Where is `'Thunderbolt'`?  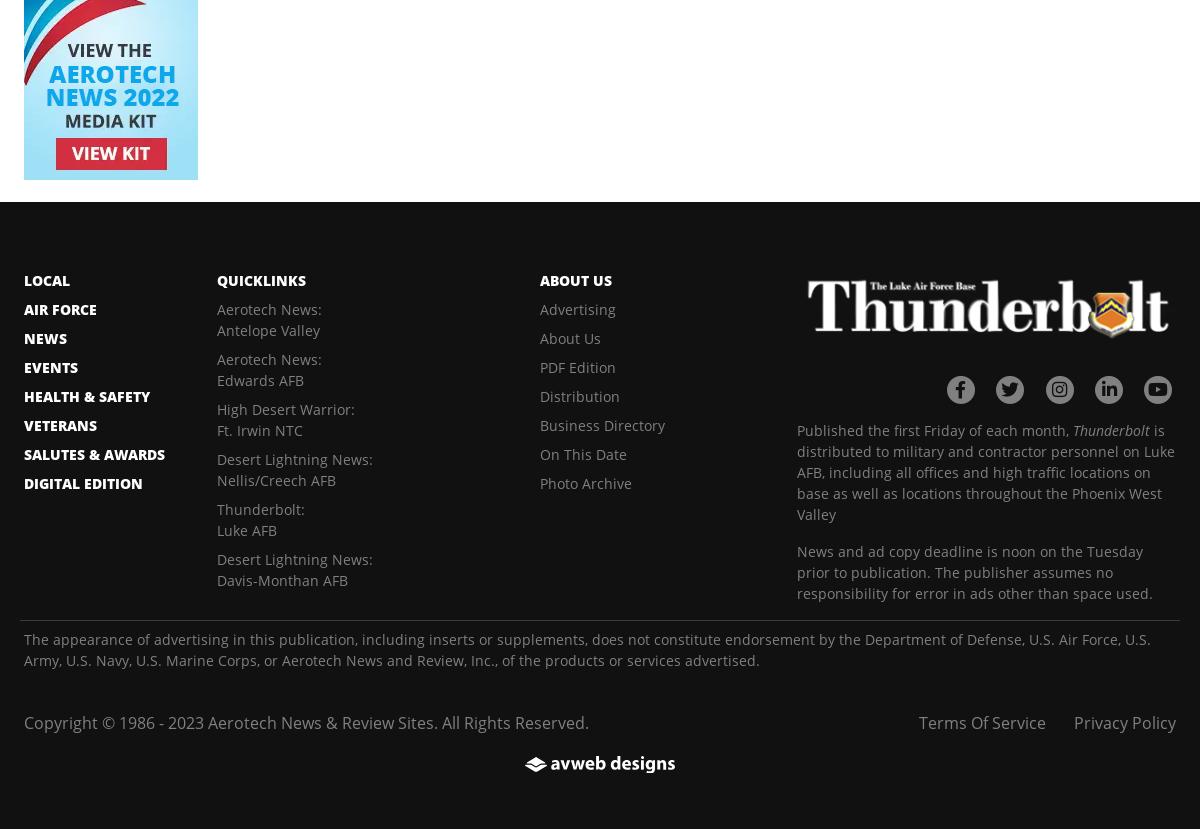 'Thunderbolt' is located at coordinates (1110, 428).